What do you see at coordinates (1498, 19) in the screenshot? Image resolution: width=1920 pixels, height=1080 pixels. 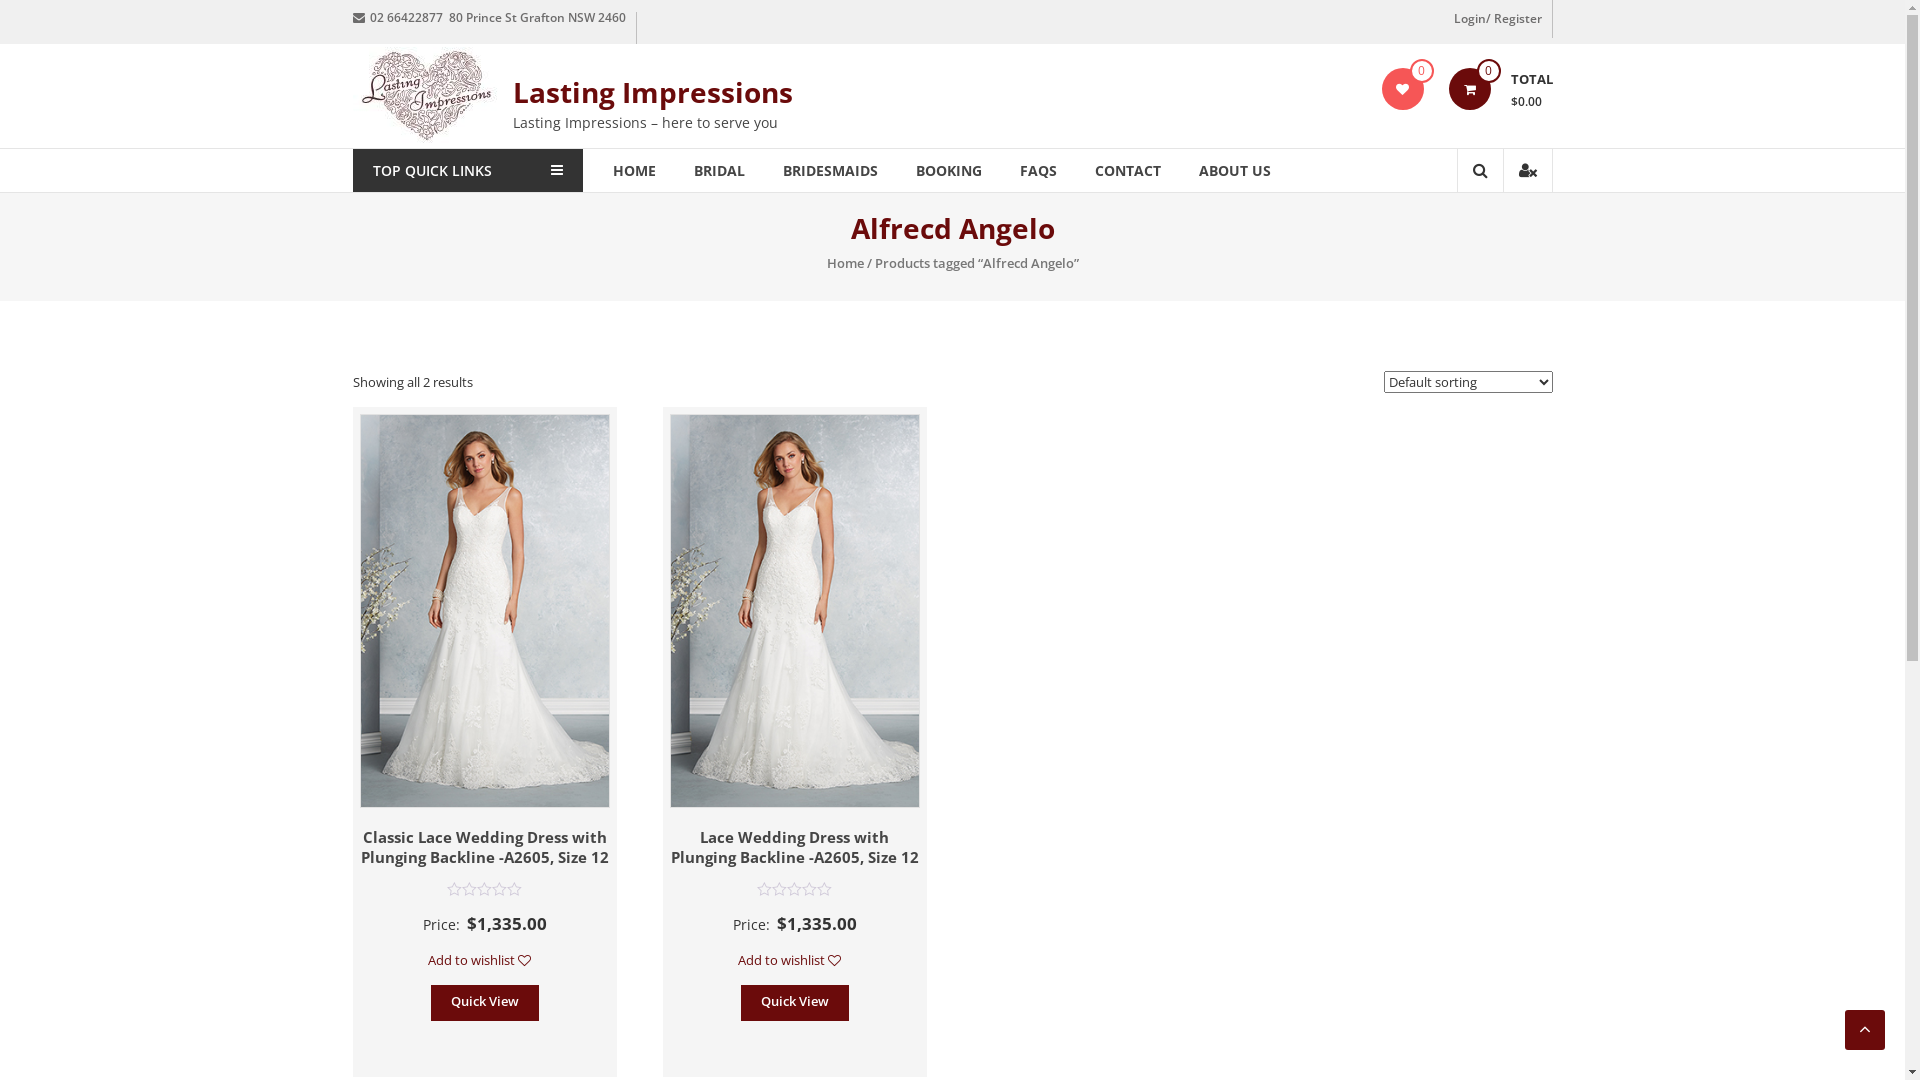 I see `'Login/ Register'` at bounding box center [1498, 19].